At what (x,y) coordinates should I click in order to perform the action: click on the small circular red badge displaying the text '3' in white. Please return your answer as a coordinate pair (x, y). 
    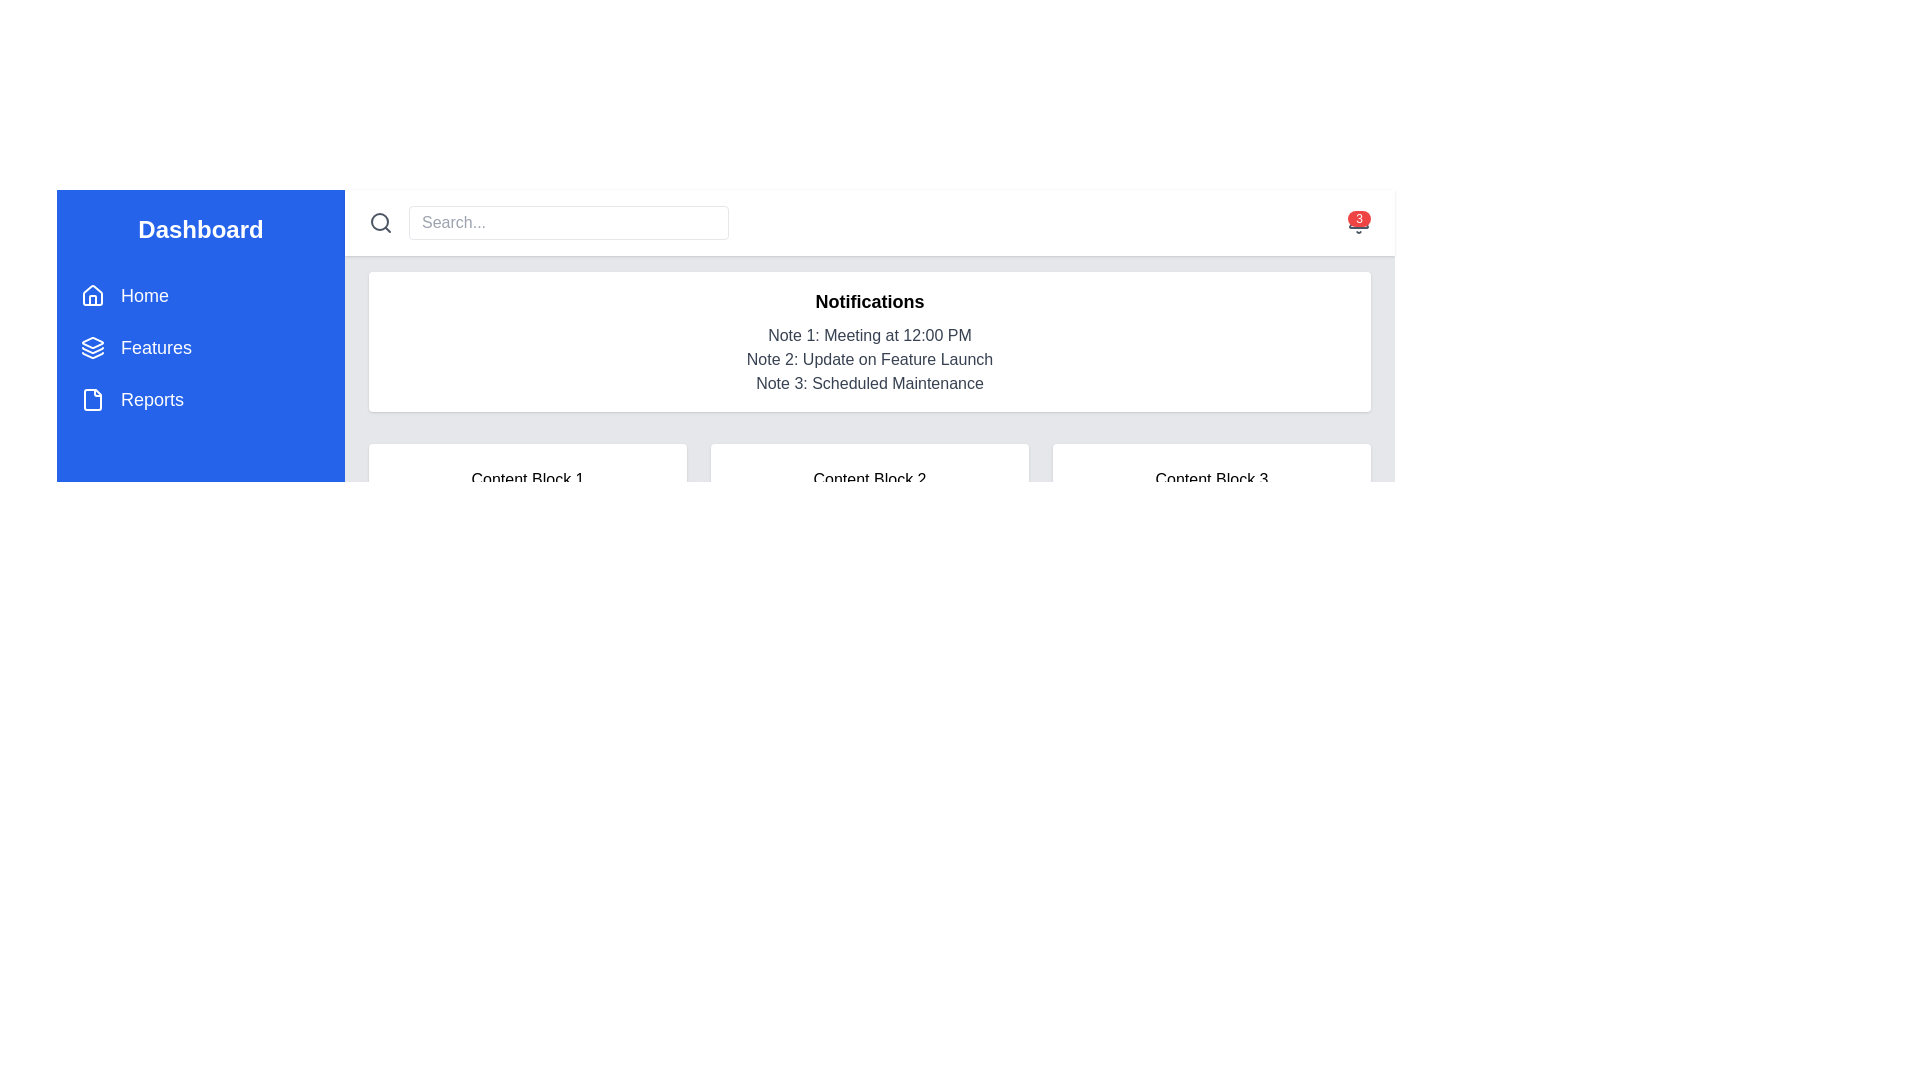
    Looking at the image, I should click on (1359, 219).